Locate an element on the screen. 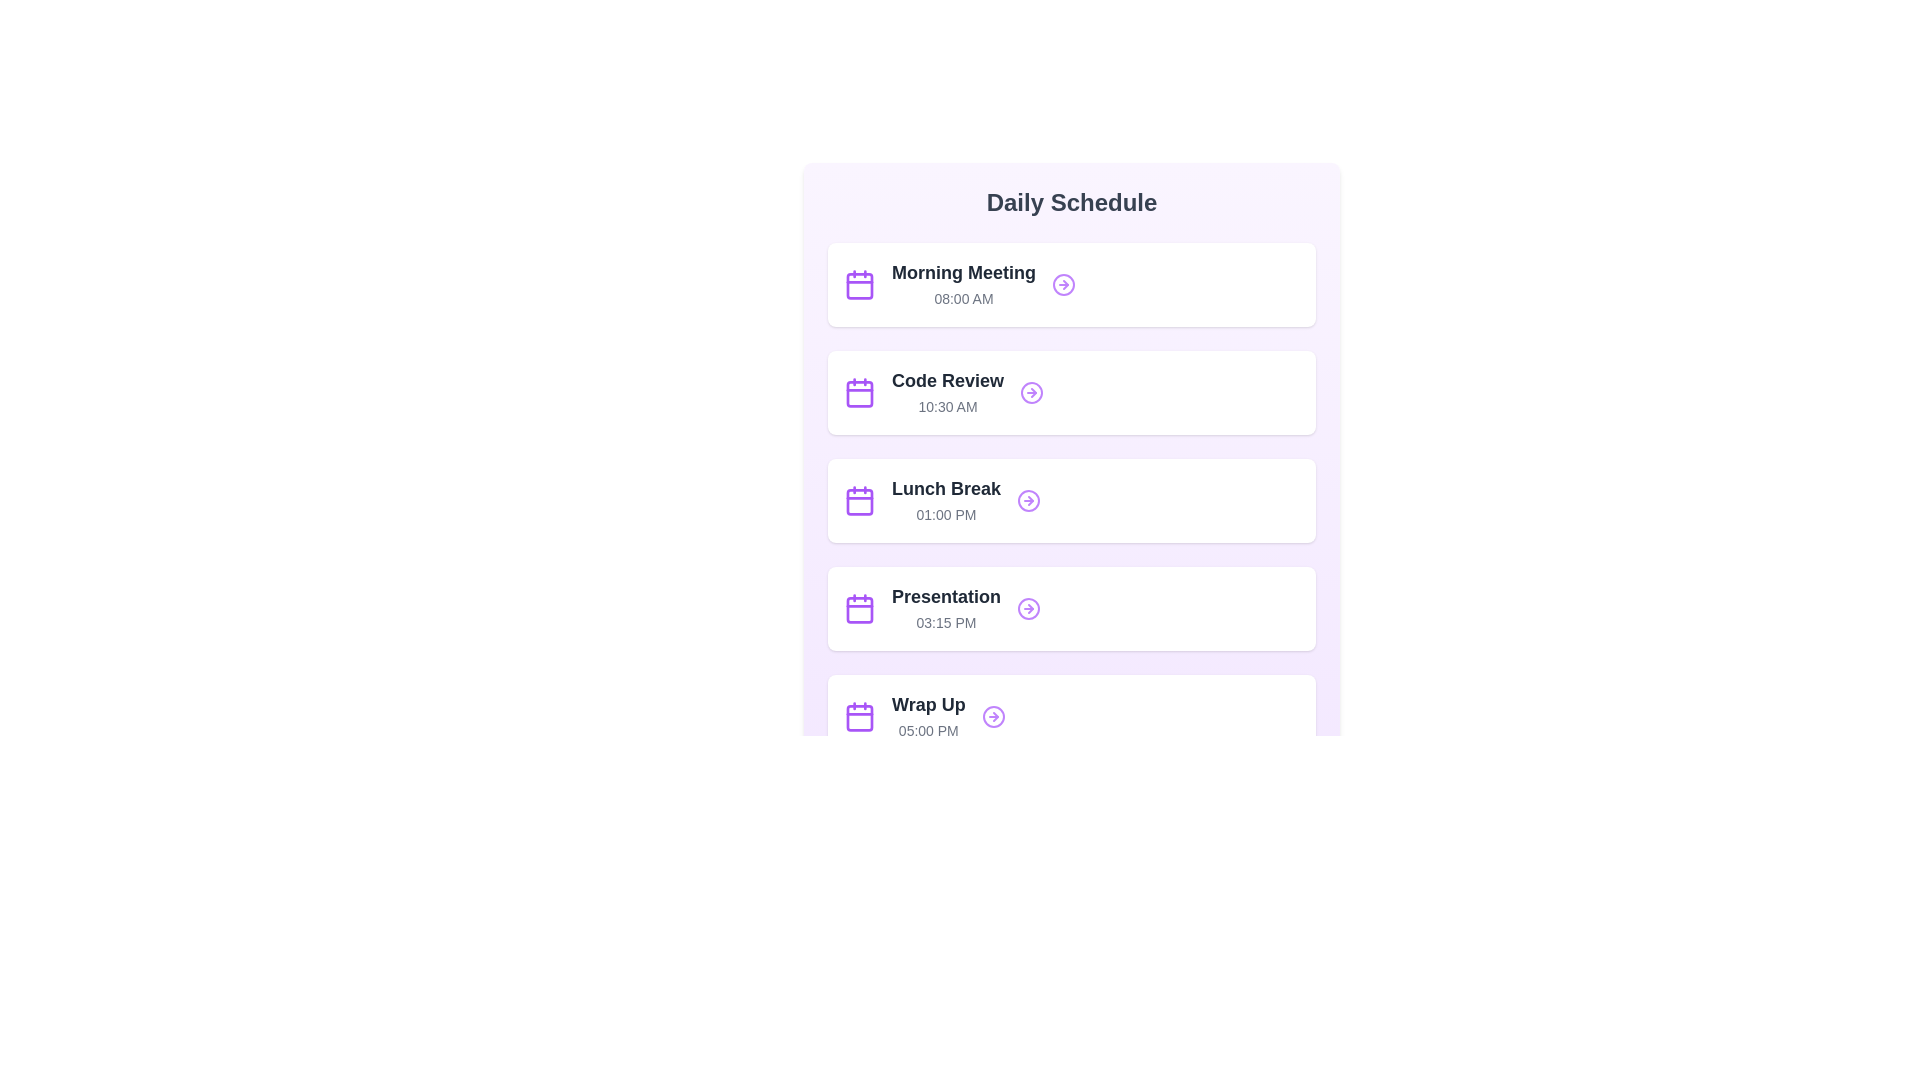 The image size is (1920, 1080). on the 'Wrap Up' activity entry in the daily schedule, which is the fifth item in the vertically stacked list of schedule cards is located at coordinates (1070, 716).